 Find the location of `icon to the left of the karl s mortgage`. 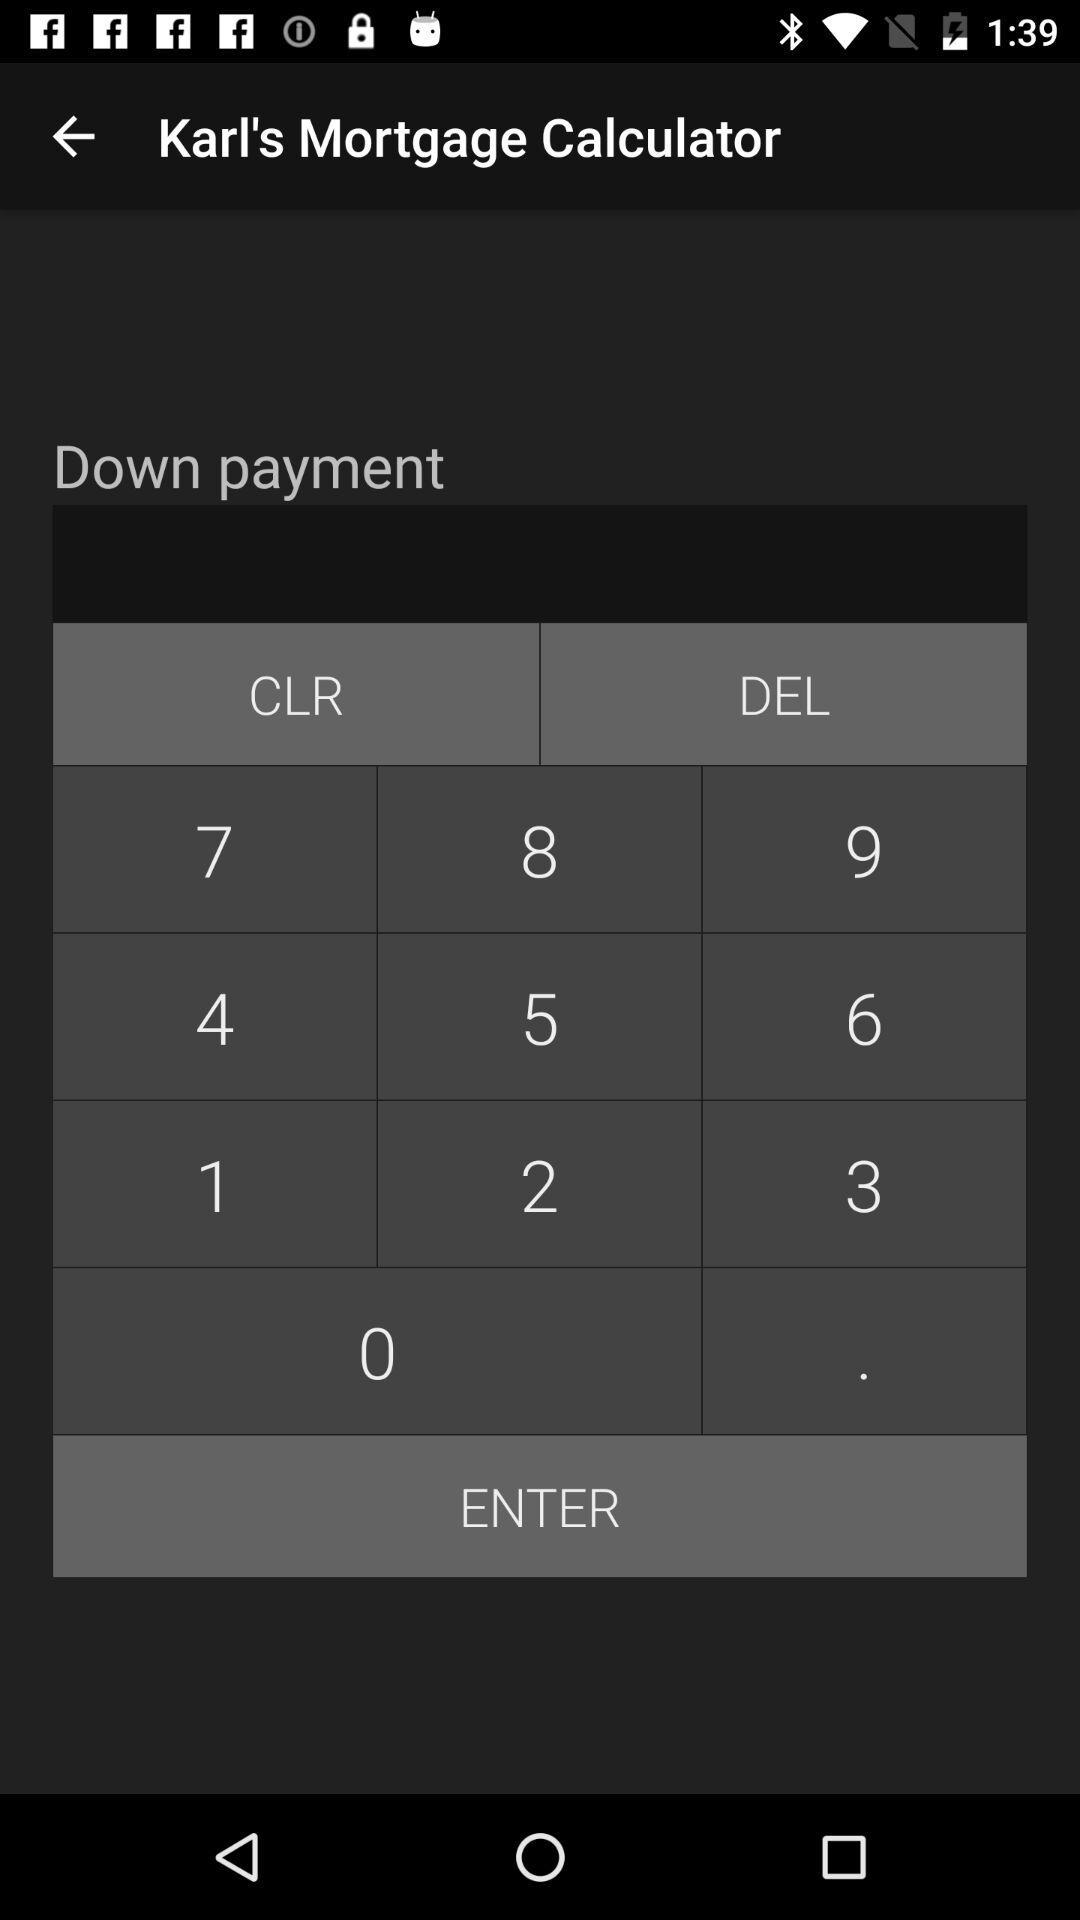

icon to the left of the karl s mortgage is located at coordinates (72, 135).